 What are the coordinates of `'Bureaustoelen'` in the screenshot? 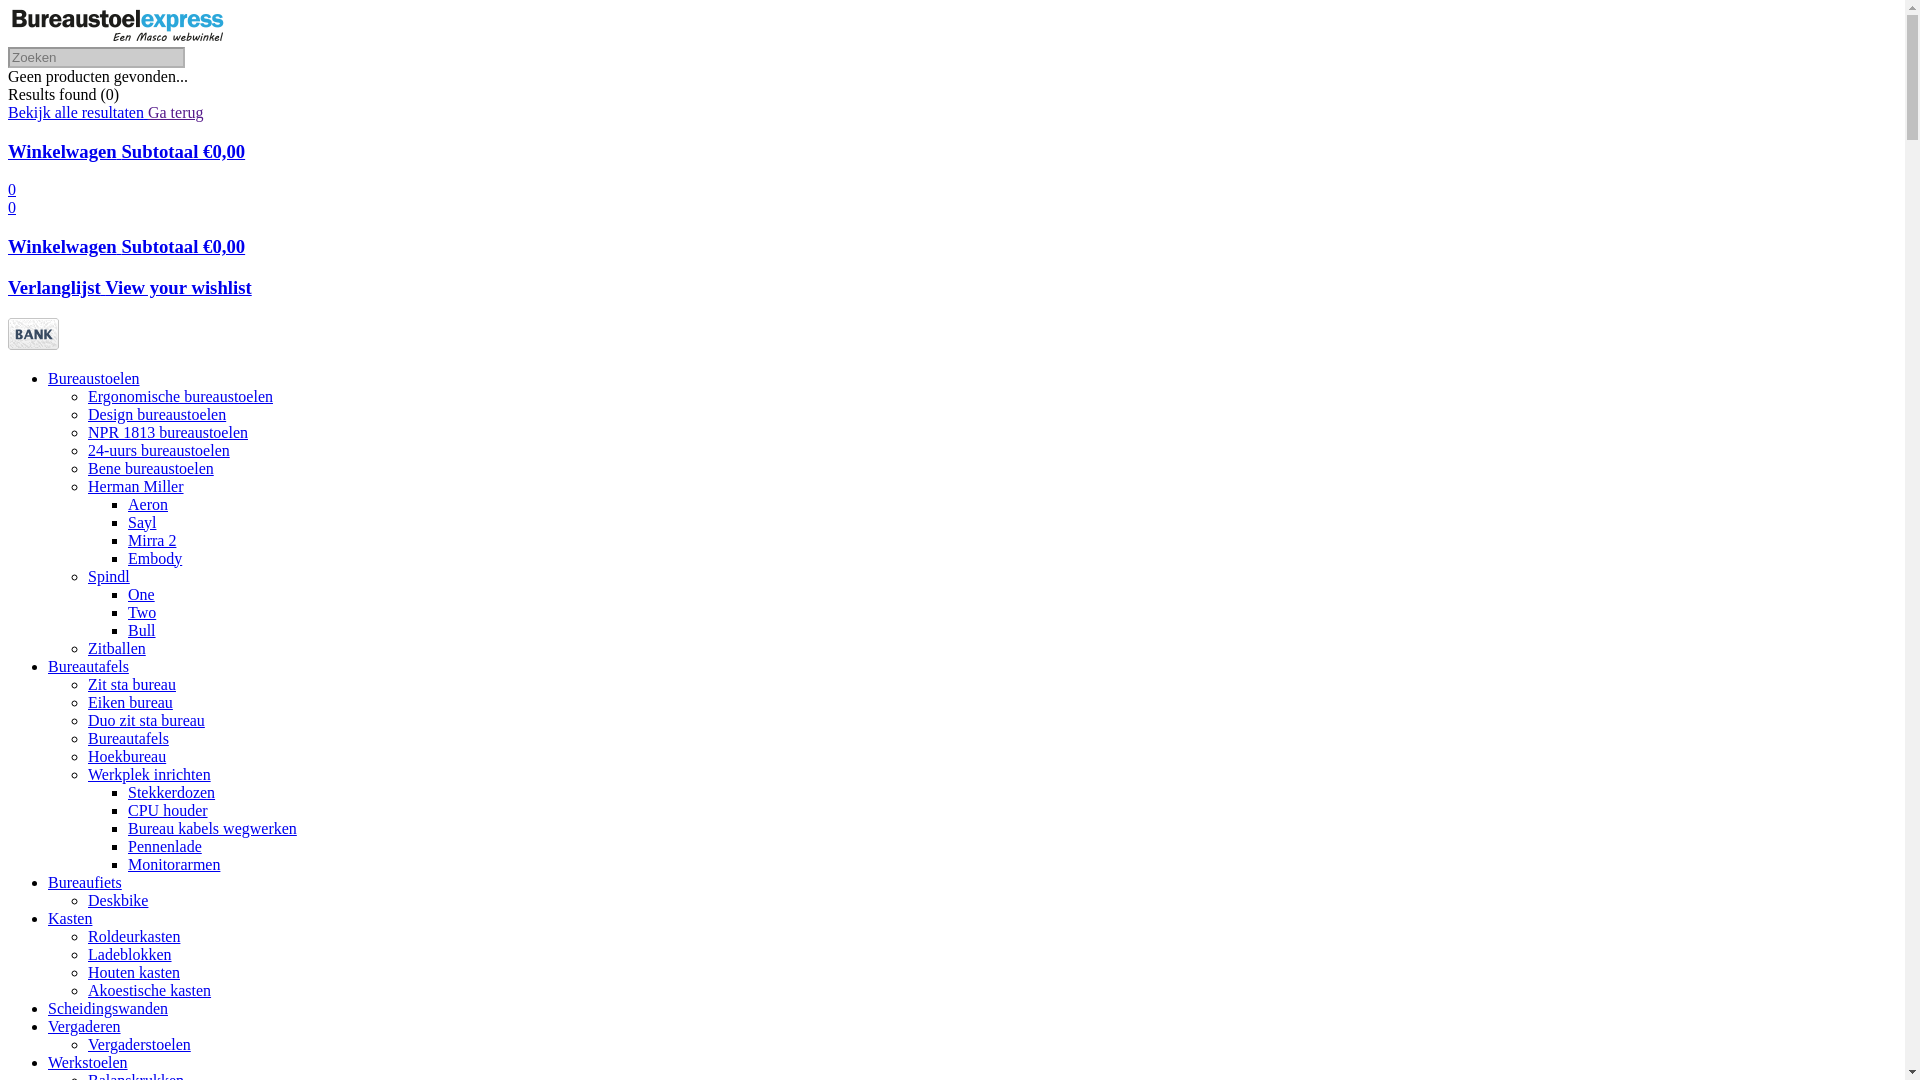 It's located at (48, 378).